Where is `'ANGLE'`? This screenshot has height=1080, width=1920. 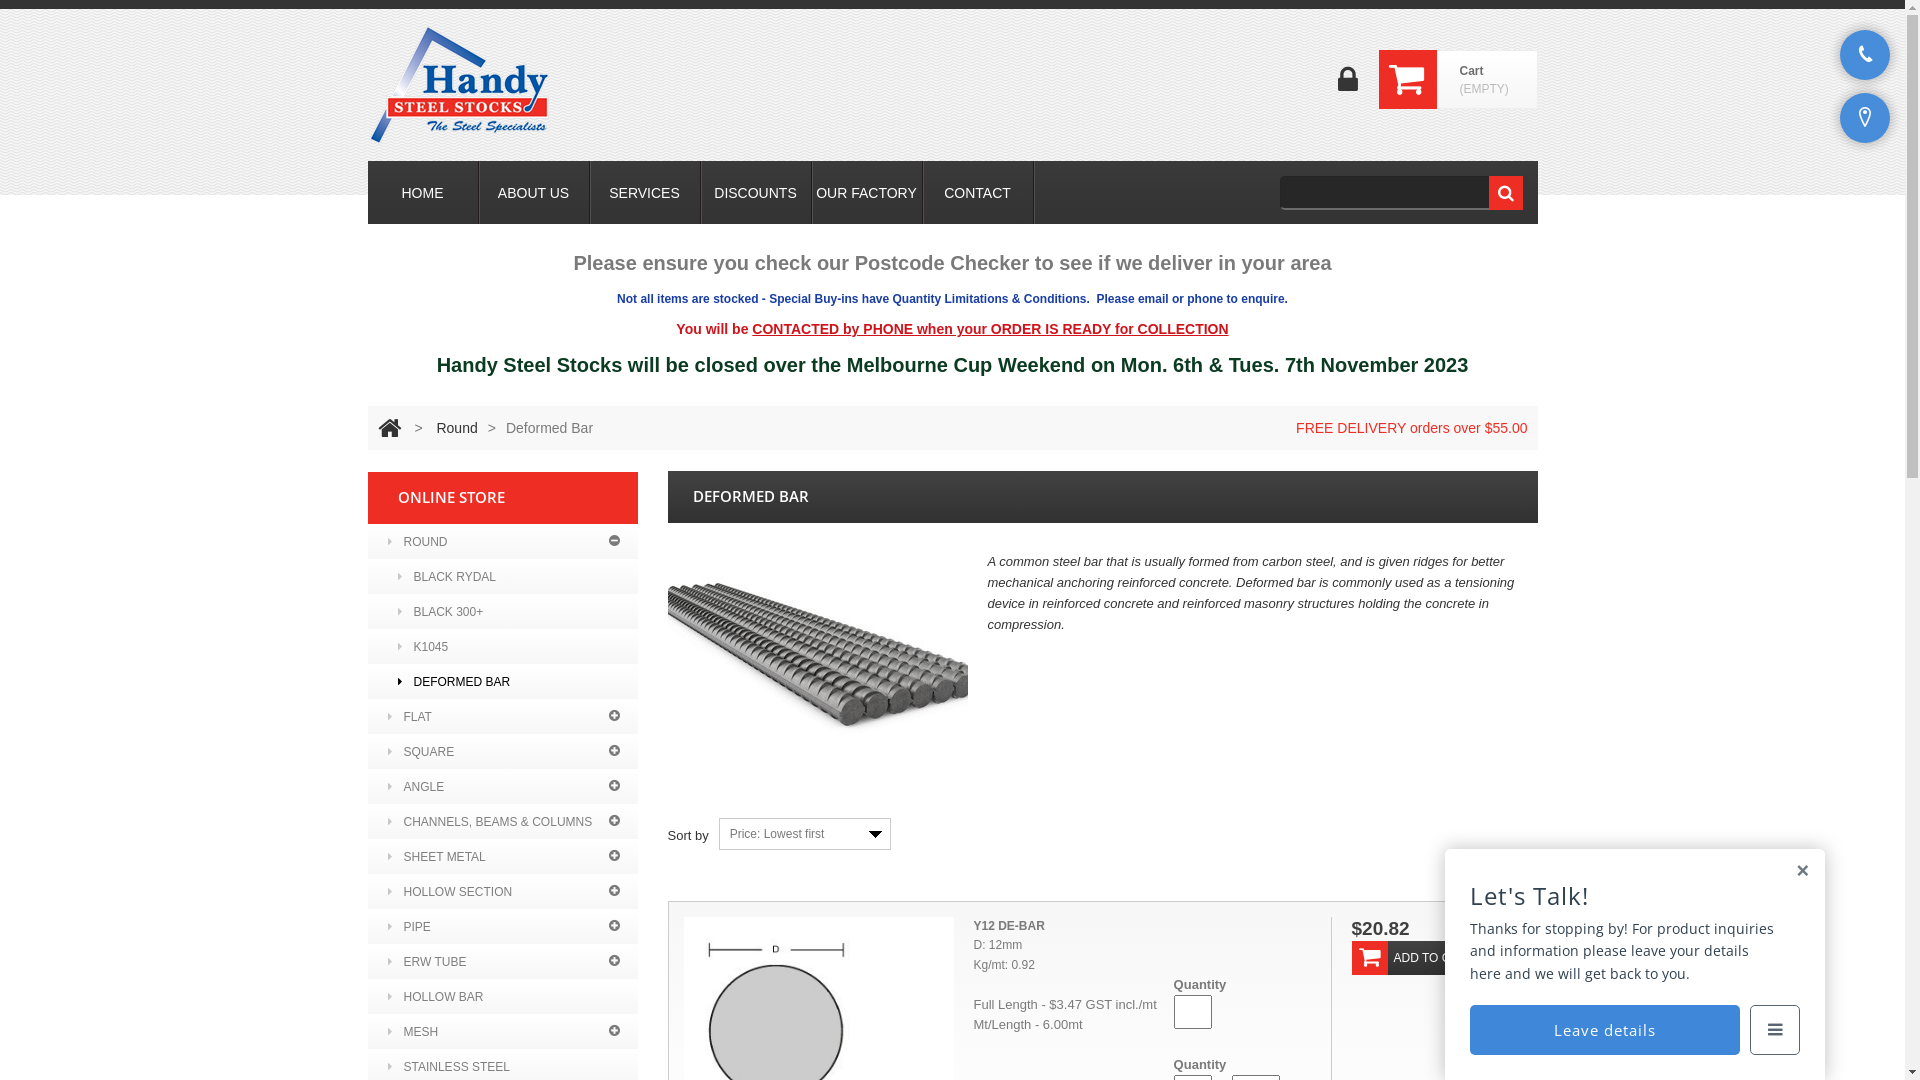 'ANGLE' is located at coordinates (503, 785).